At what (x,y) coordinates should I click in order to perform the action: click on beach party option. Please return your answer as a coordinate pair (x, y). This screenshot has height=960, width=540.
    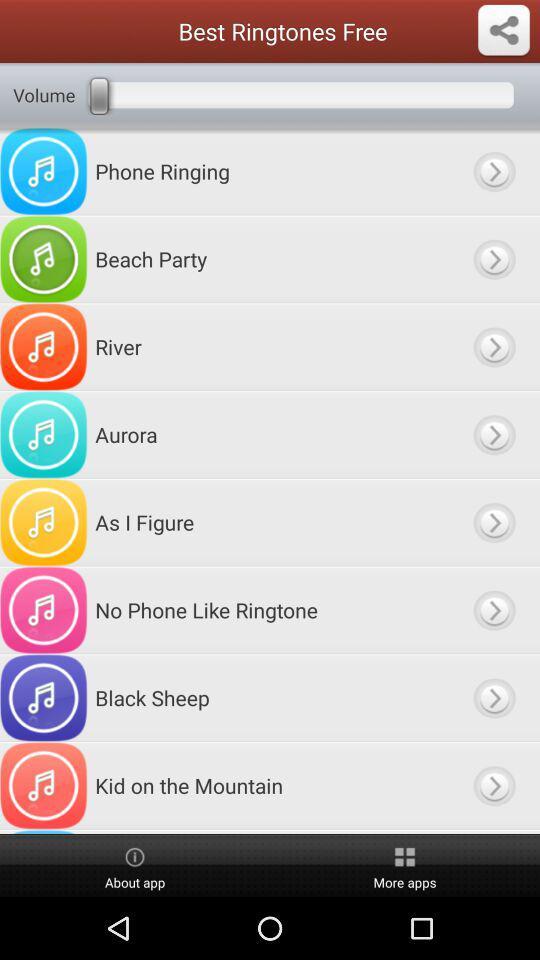
    Looking at the image, I should click on (493, 258).